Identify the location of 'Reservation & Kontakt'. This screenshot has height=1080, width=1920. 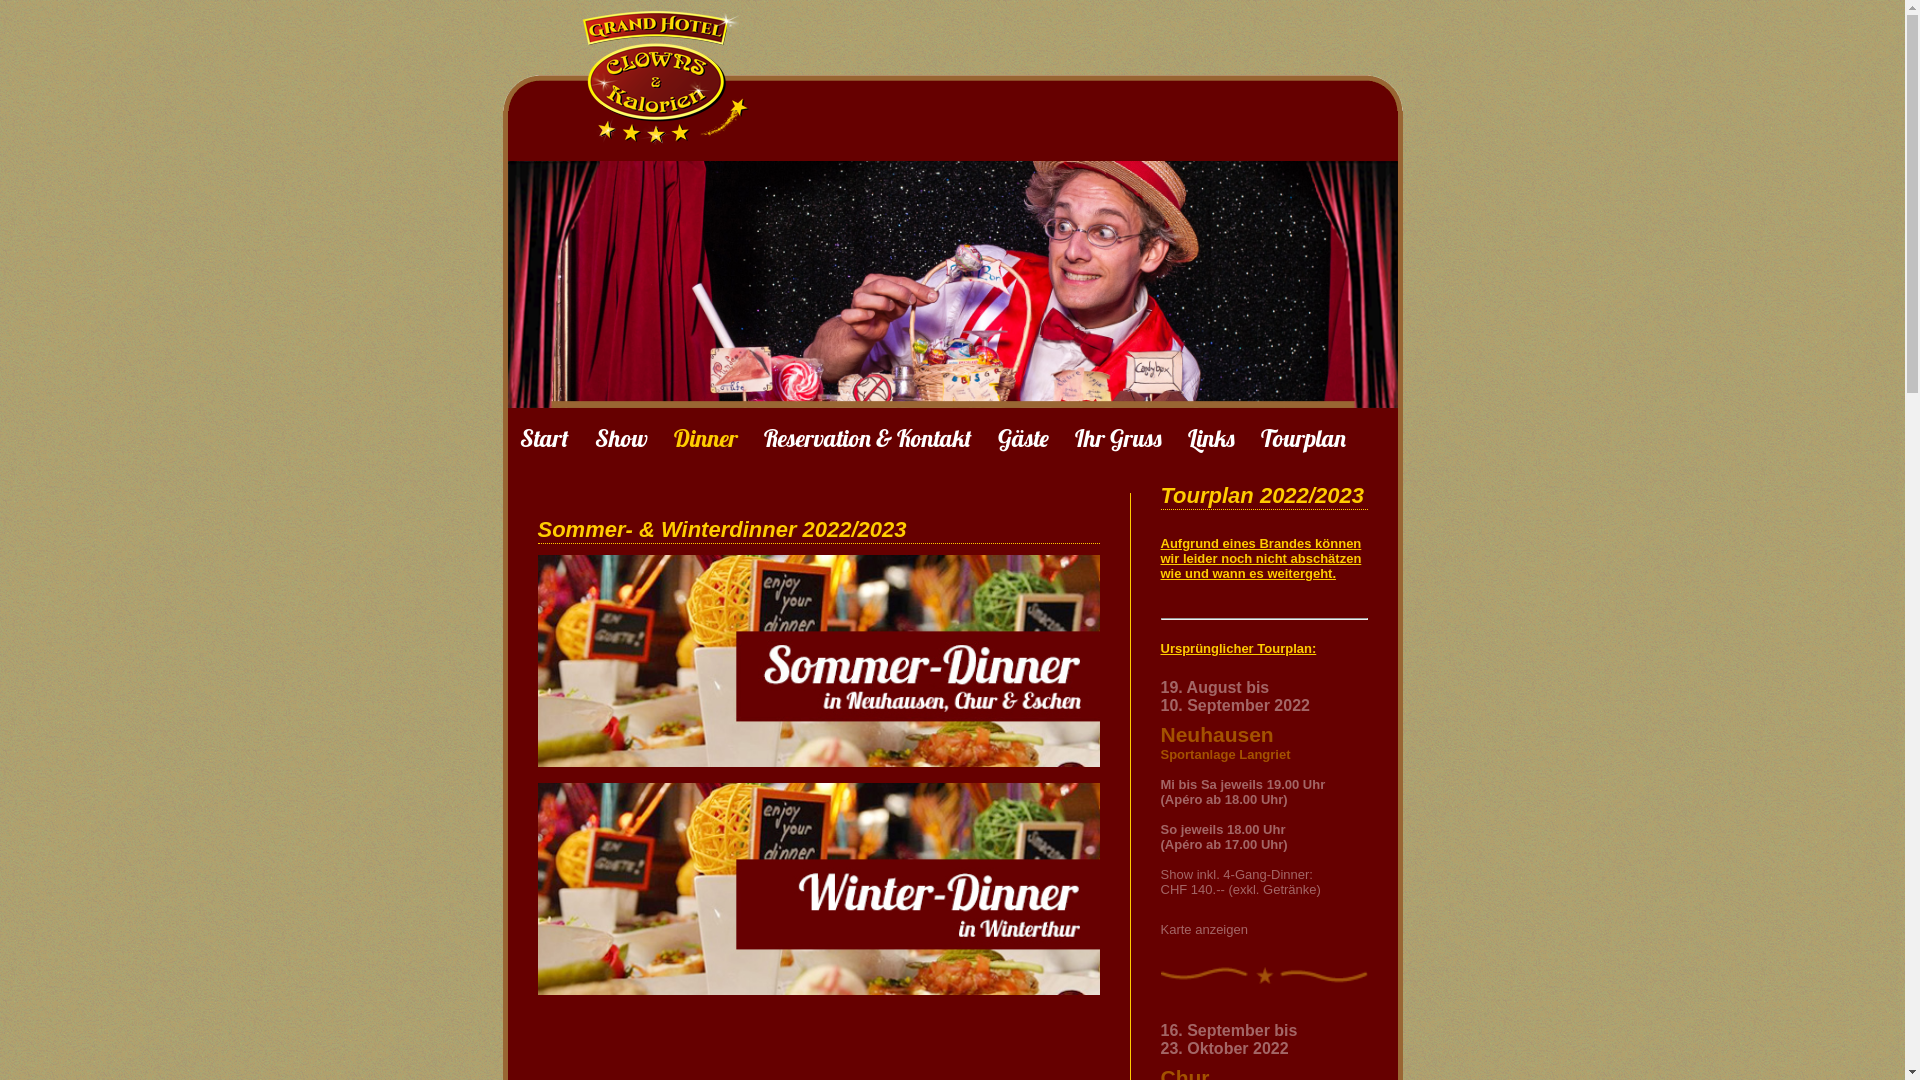
(868, 437).